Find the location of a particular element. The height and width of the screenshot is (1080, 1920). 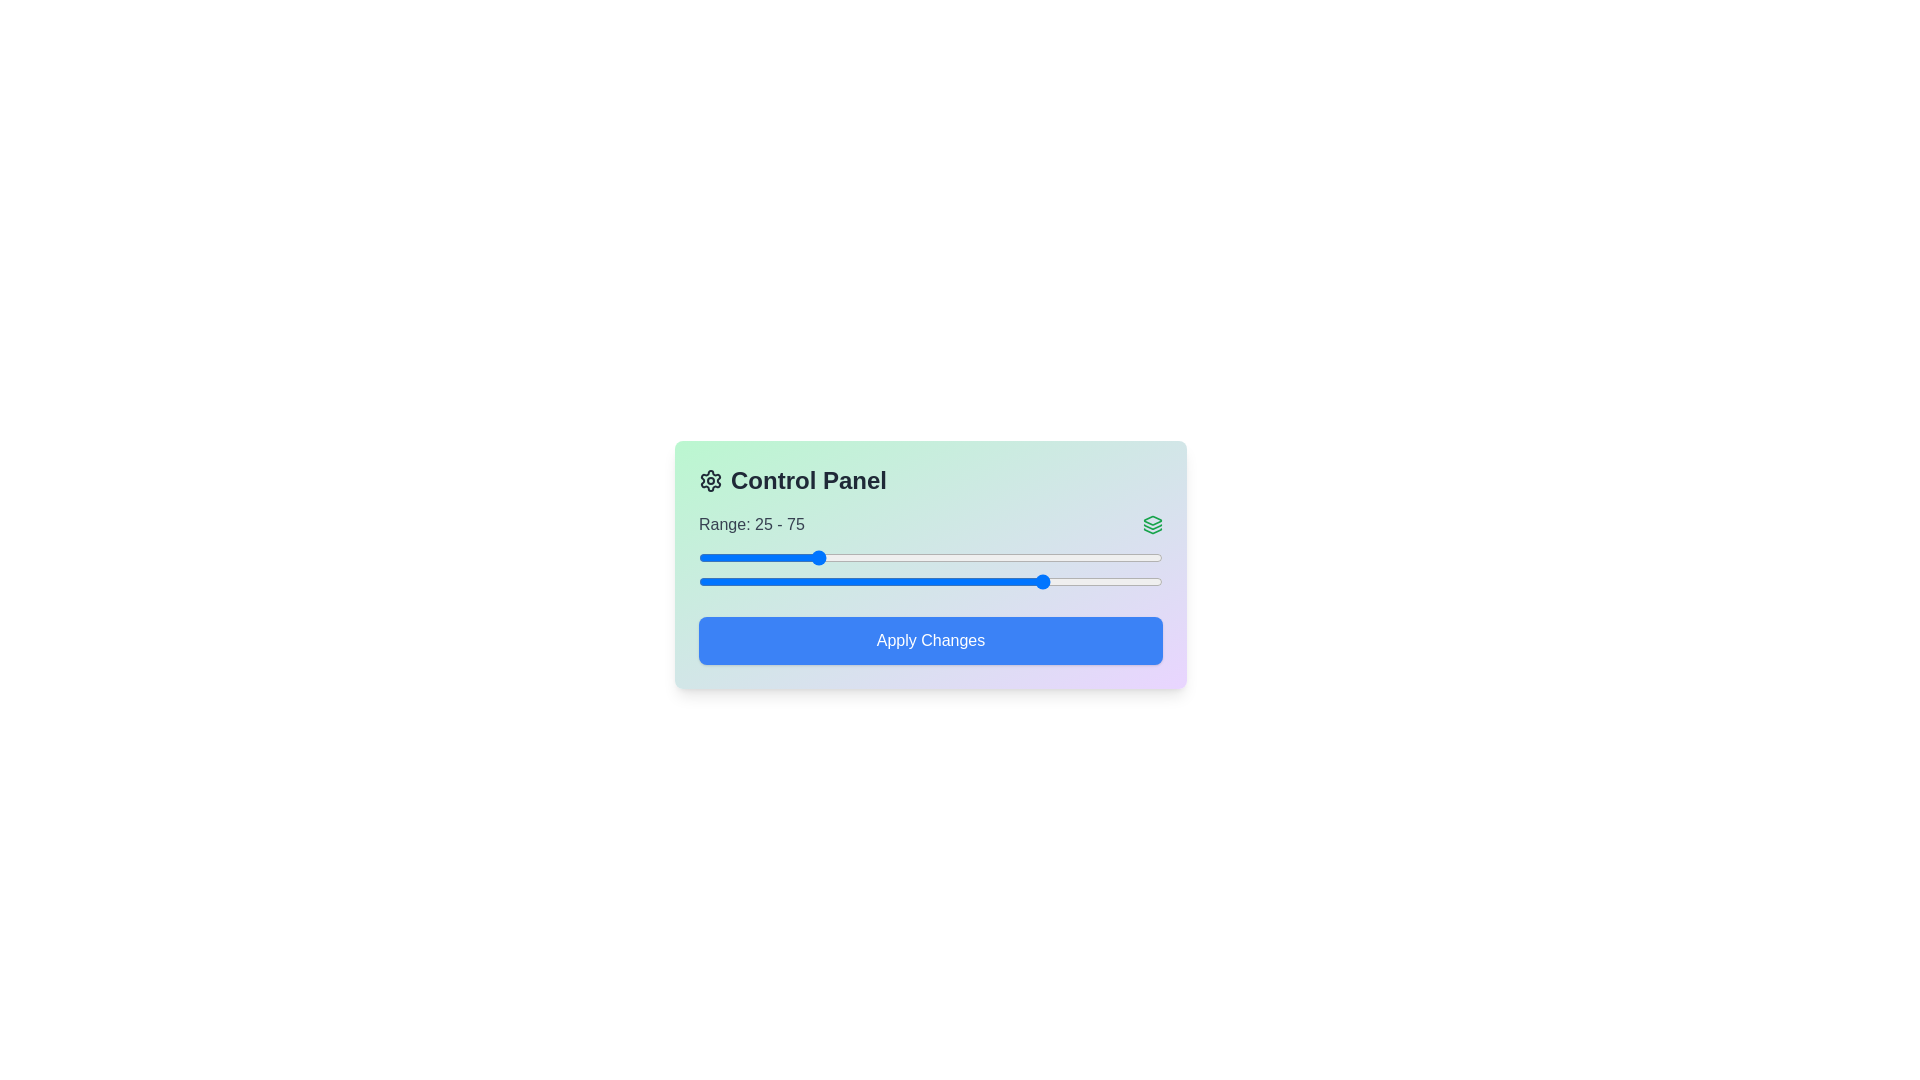

the 'Settings' icon to open additional options is located at coordinates (710, 481).